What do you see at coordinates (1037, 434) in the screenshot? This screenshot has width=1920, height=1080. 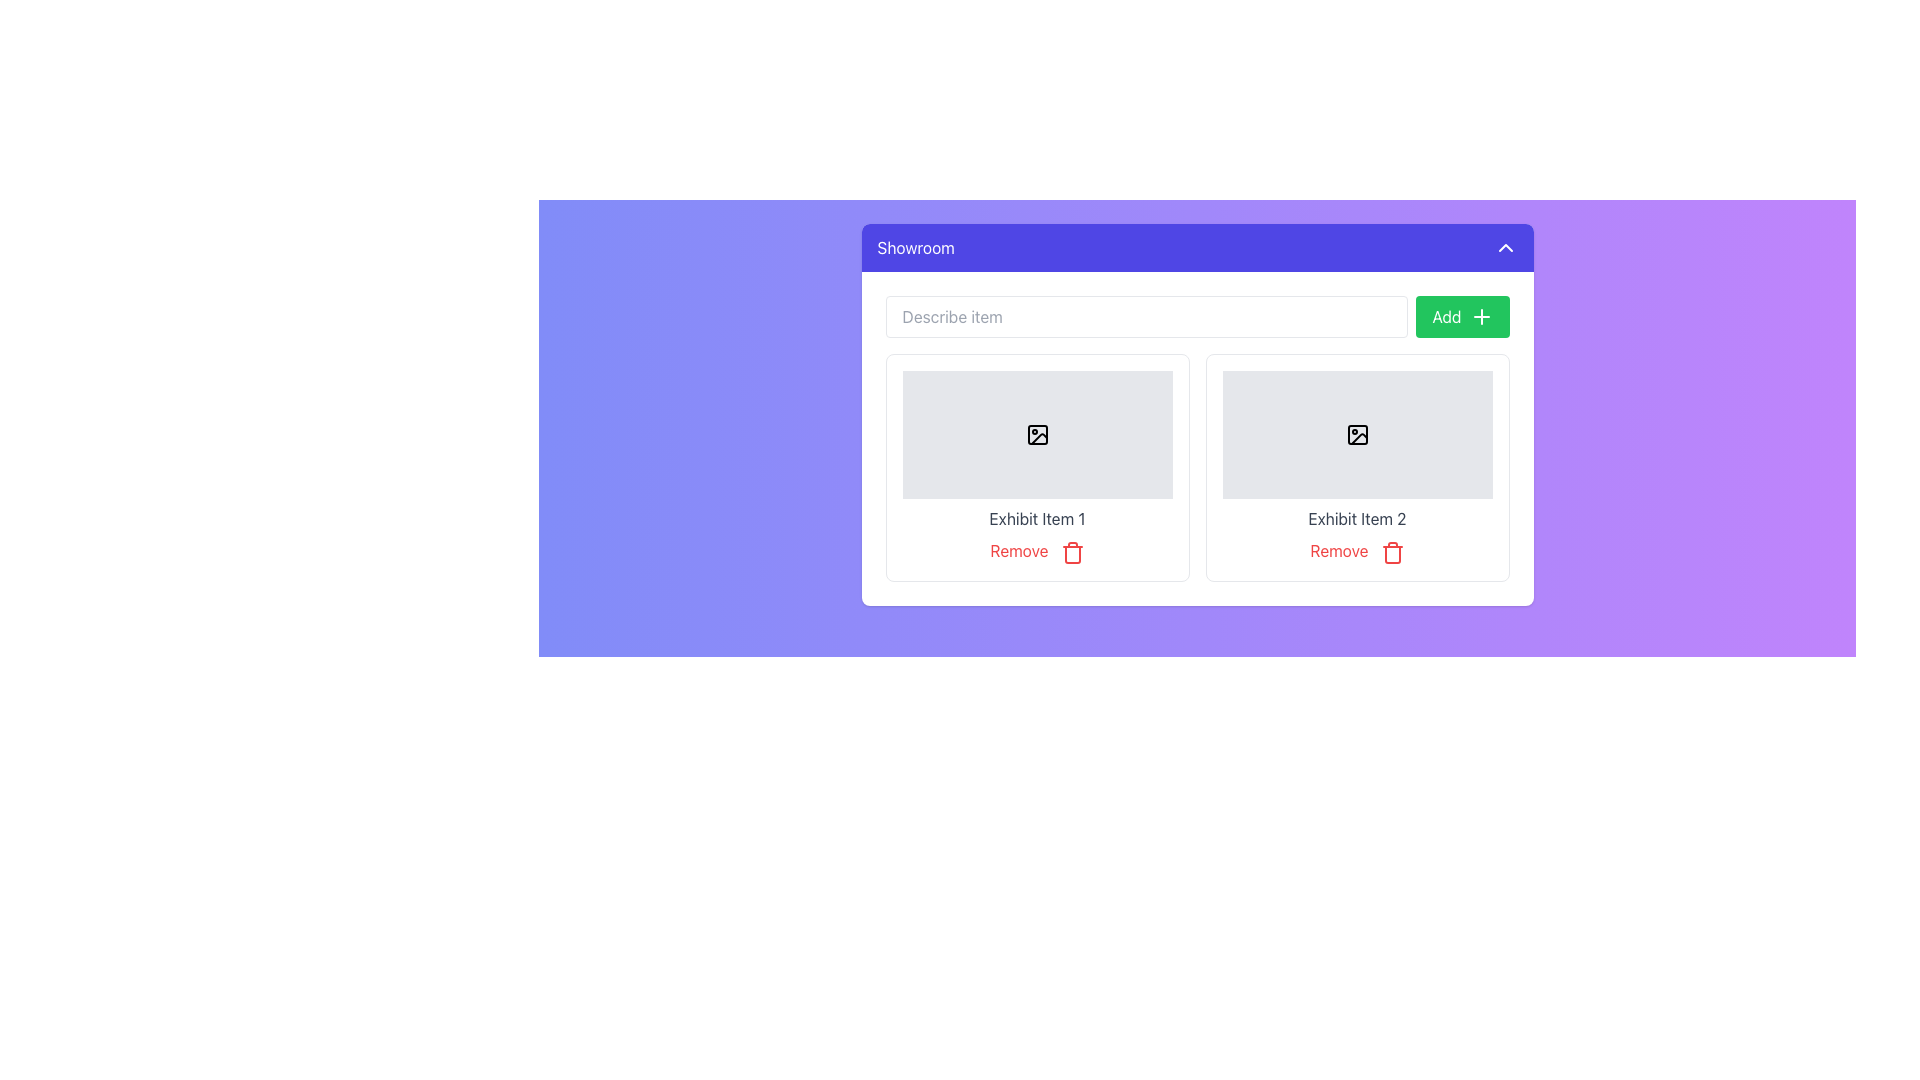 I see `the icon in the top-left corner of the 'Exhibit Item 1' panel under 'Showroom'` at bounding box center [1037, 434].